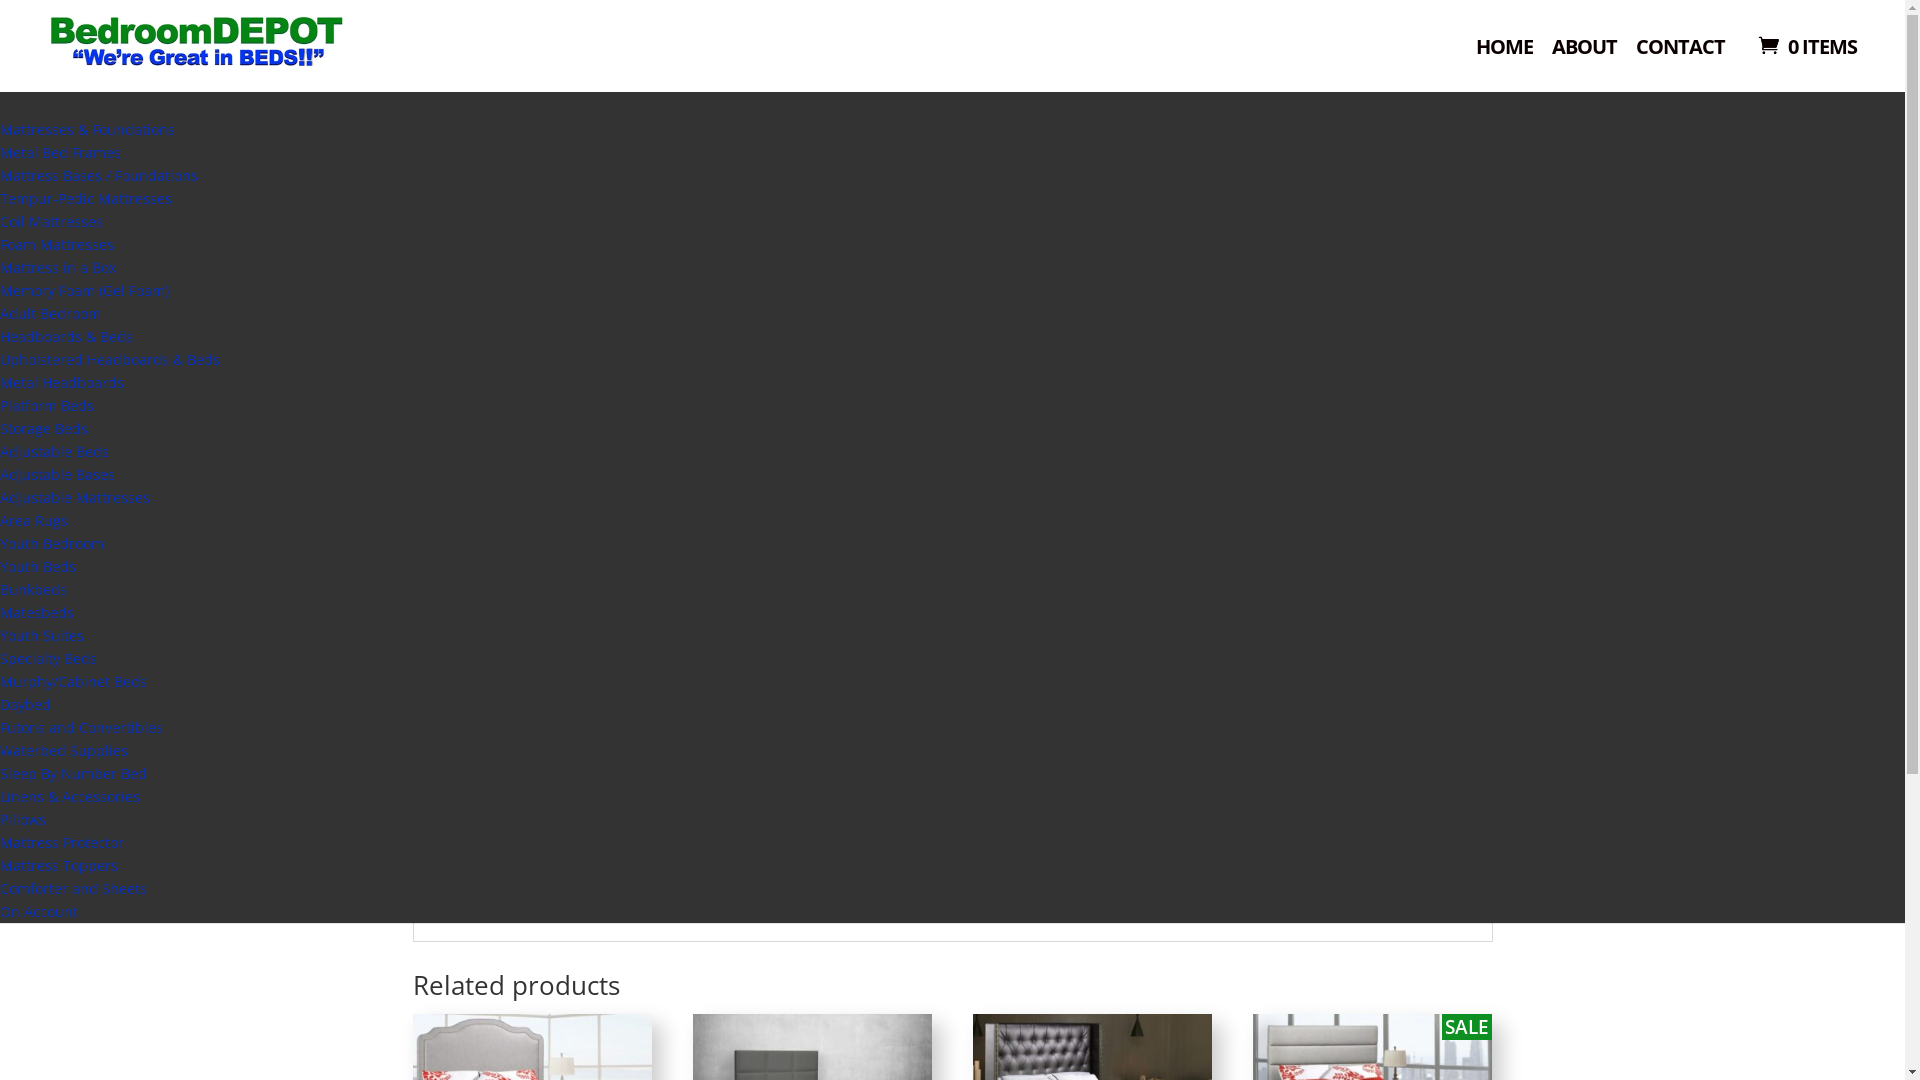 The width and height of the screenshot is (1920, 1080). I want to click on 'Sleep By Number Bed', so click(0, 772).